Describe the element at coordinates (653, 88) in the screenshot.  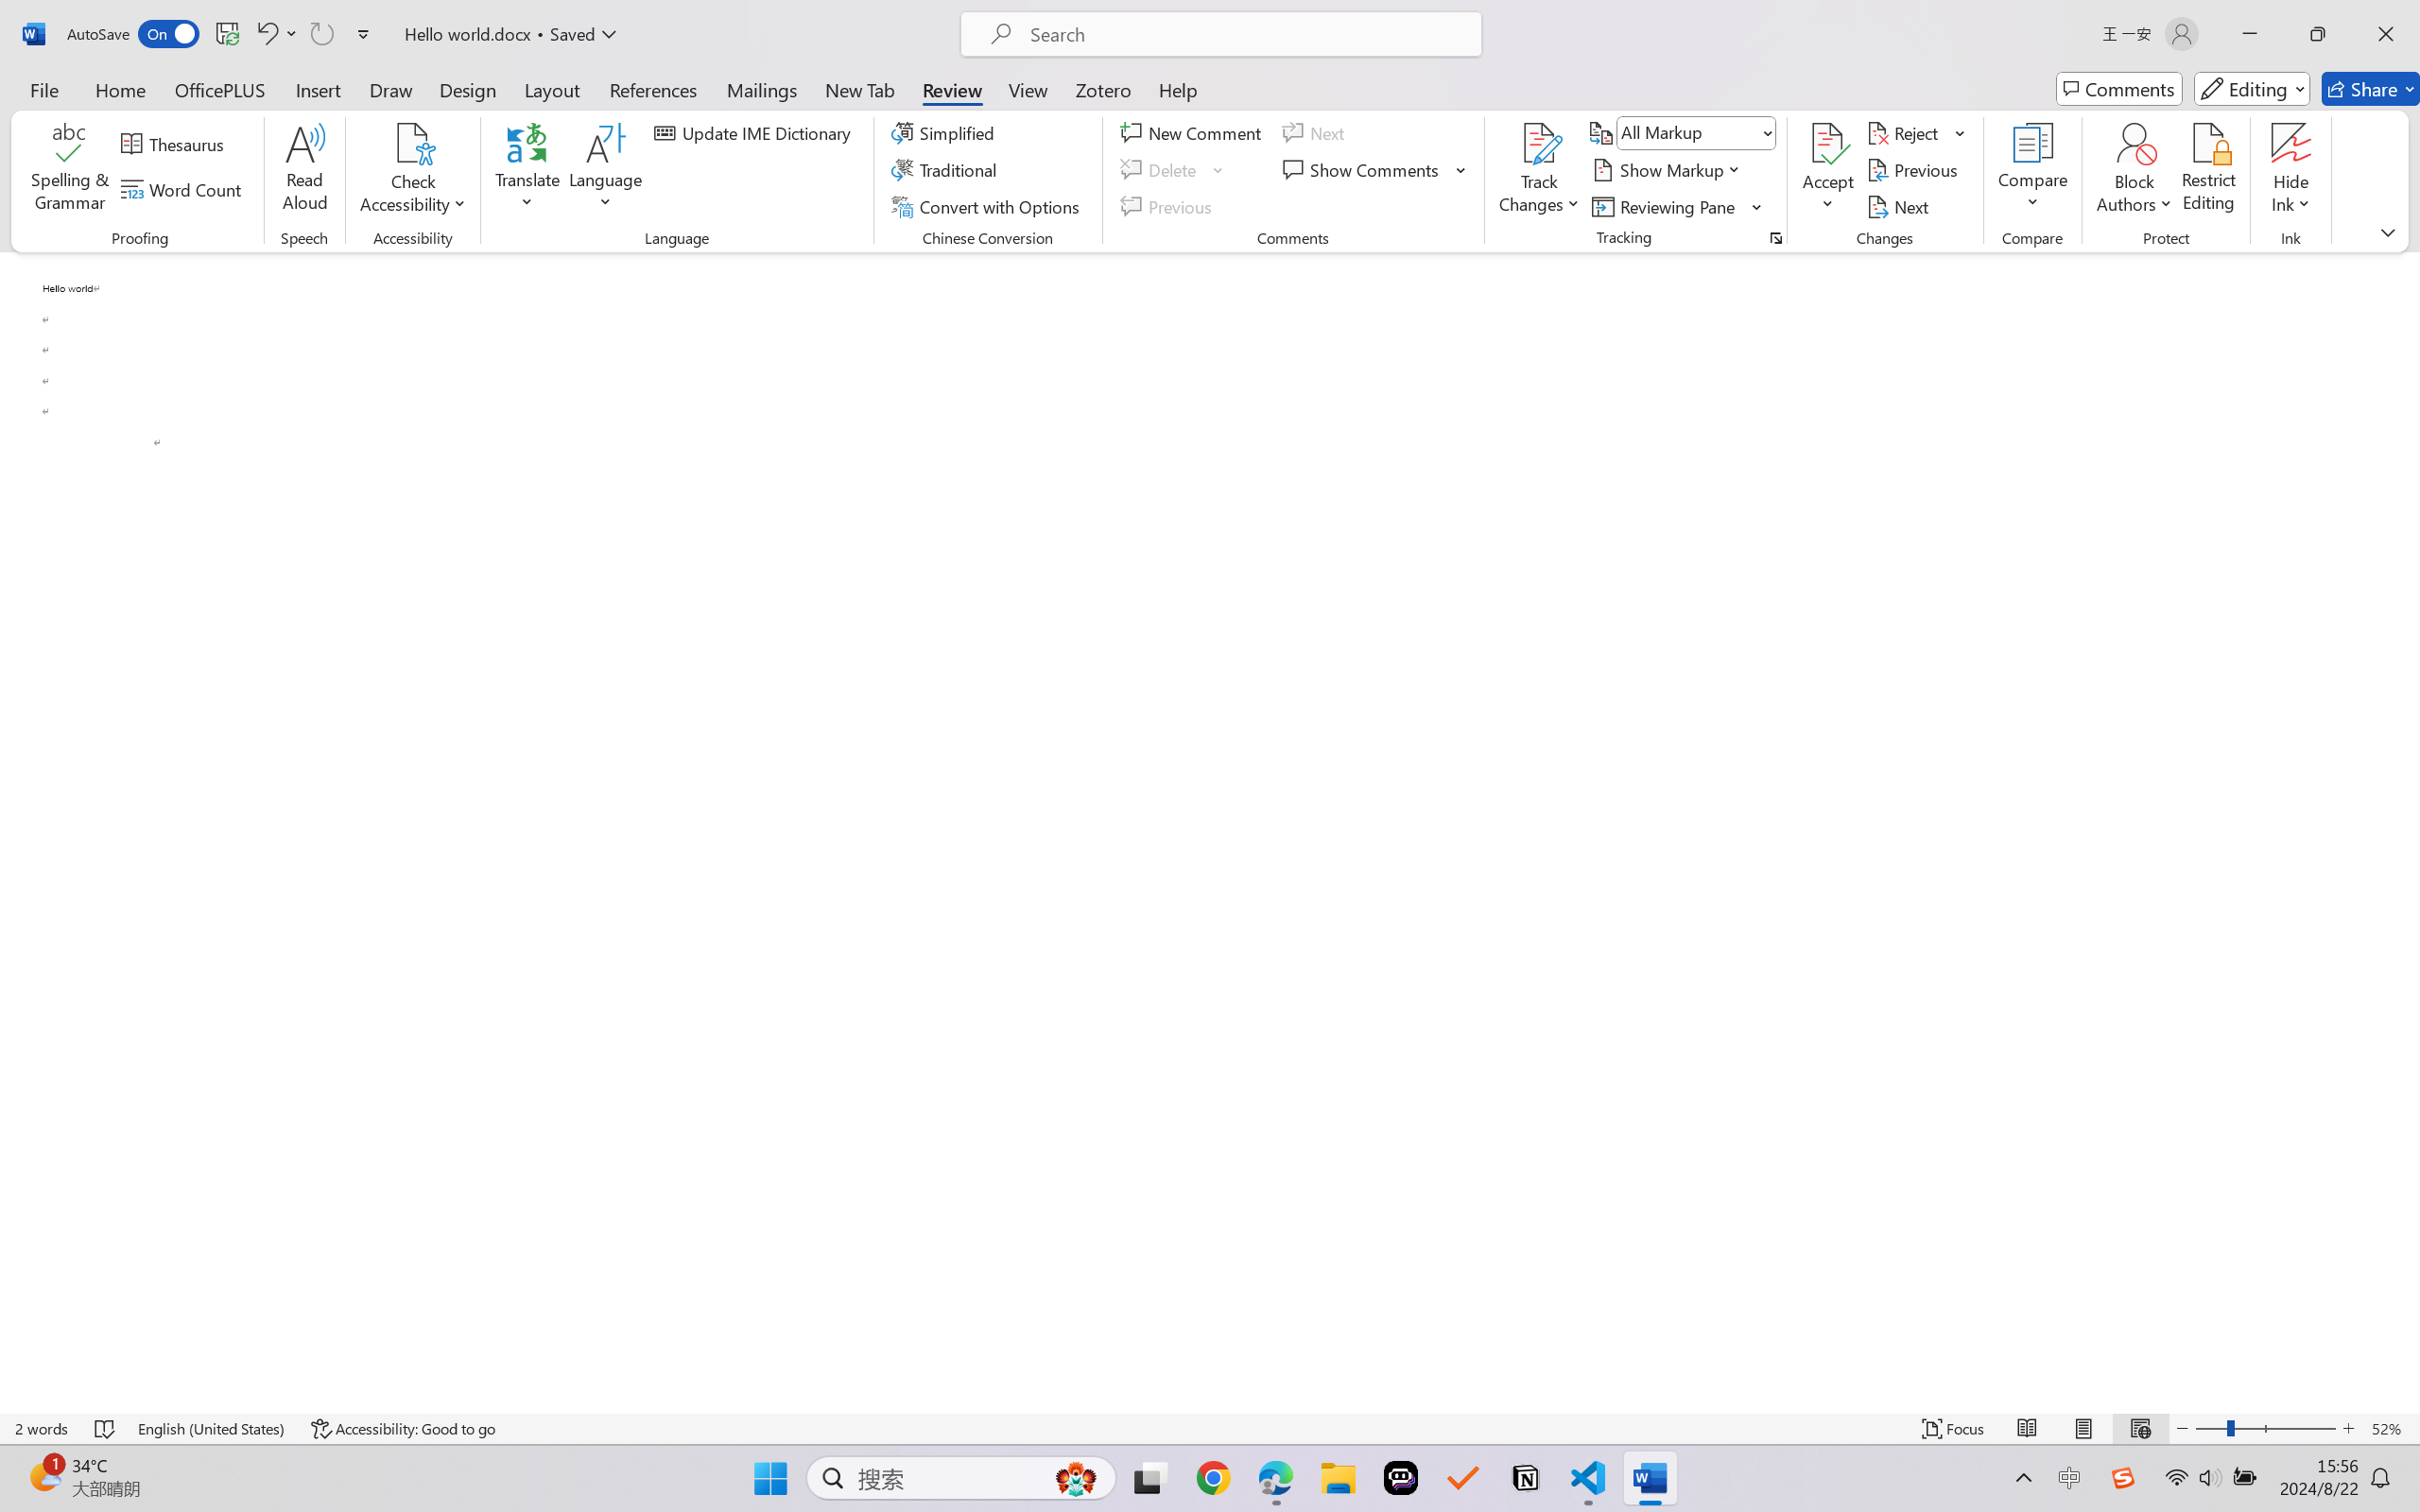
I see `'References'` at that location.